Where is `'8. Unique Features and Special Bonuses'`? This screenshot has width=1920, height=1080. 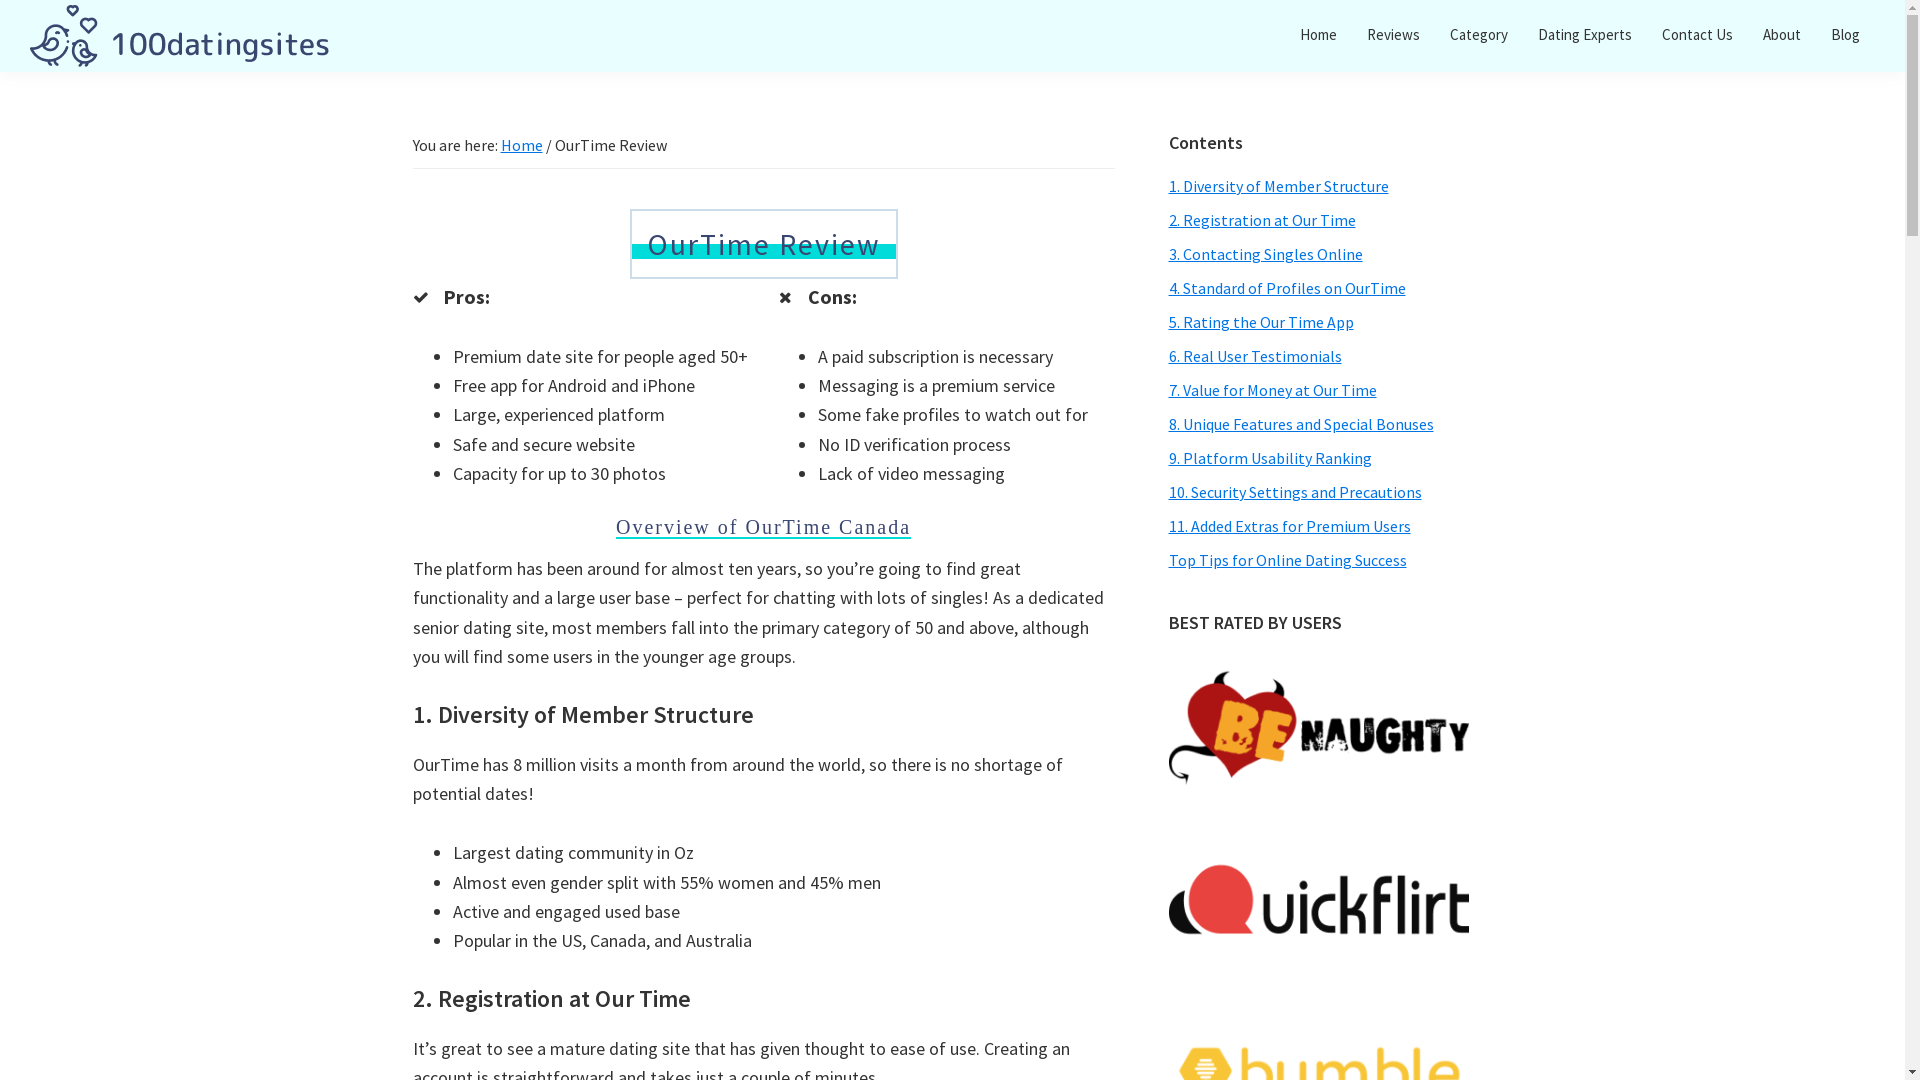 '8. Unique Features and Special Bonuses' is located at coordinates (1167, 423).